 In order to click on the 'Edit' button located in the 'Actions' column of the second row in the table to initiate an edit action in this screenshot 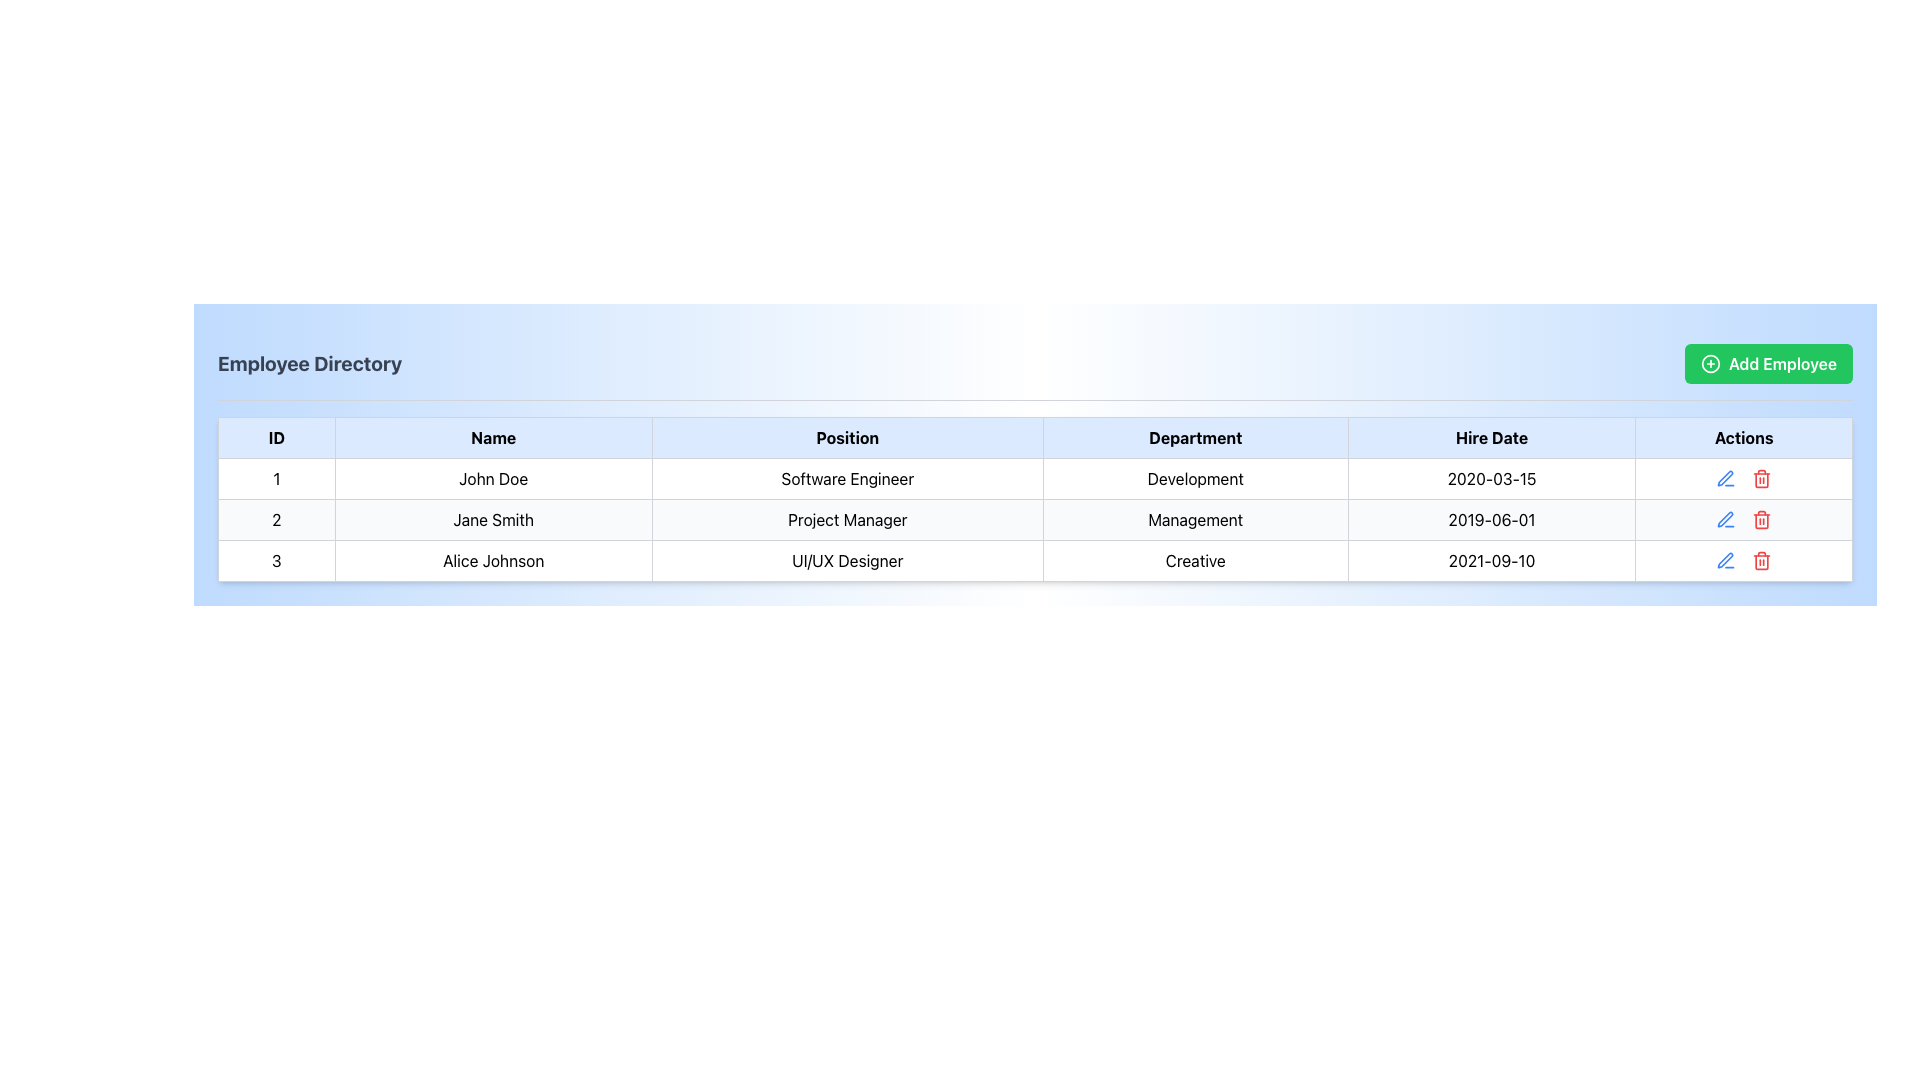, I will do `click(1725, 478)`.